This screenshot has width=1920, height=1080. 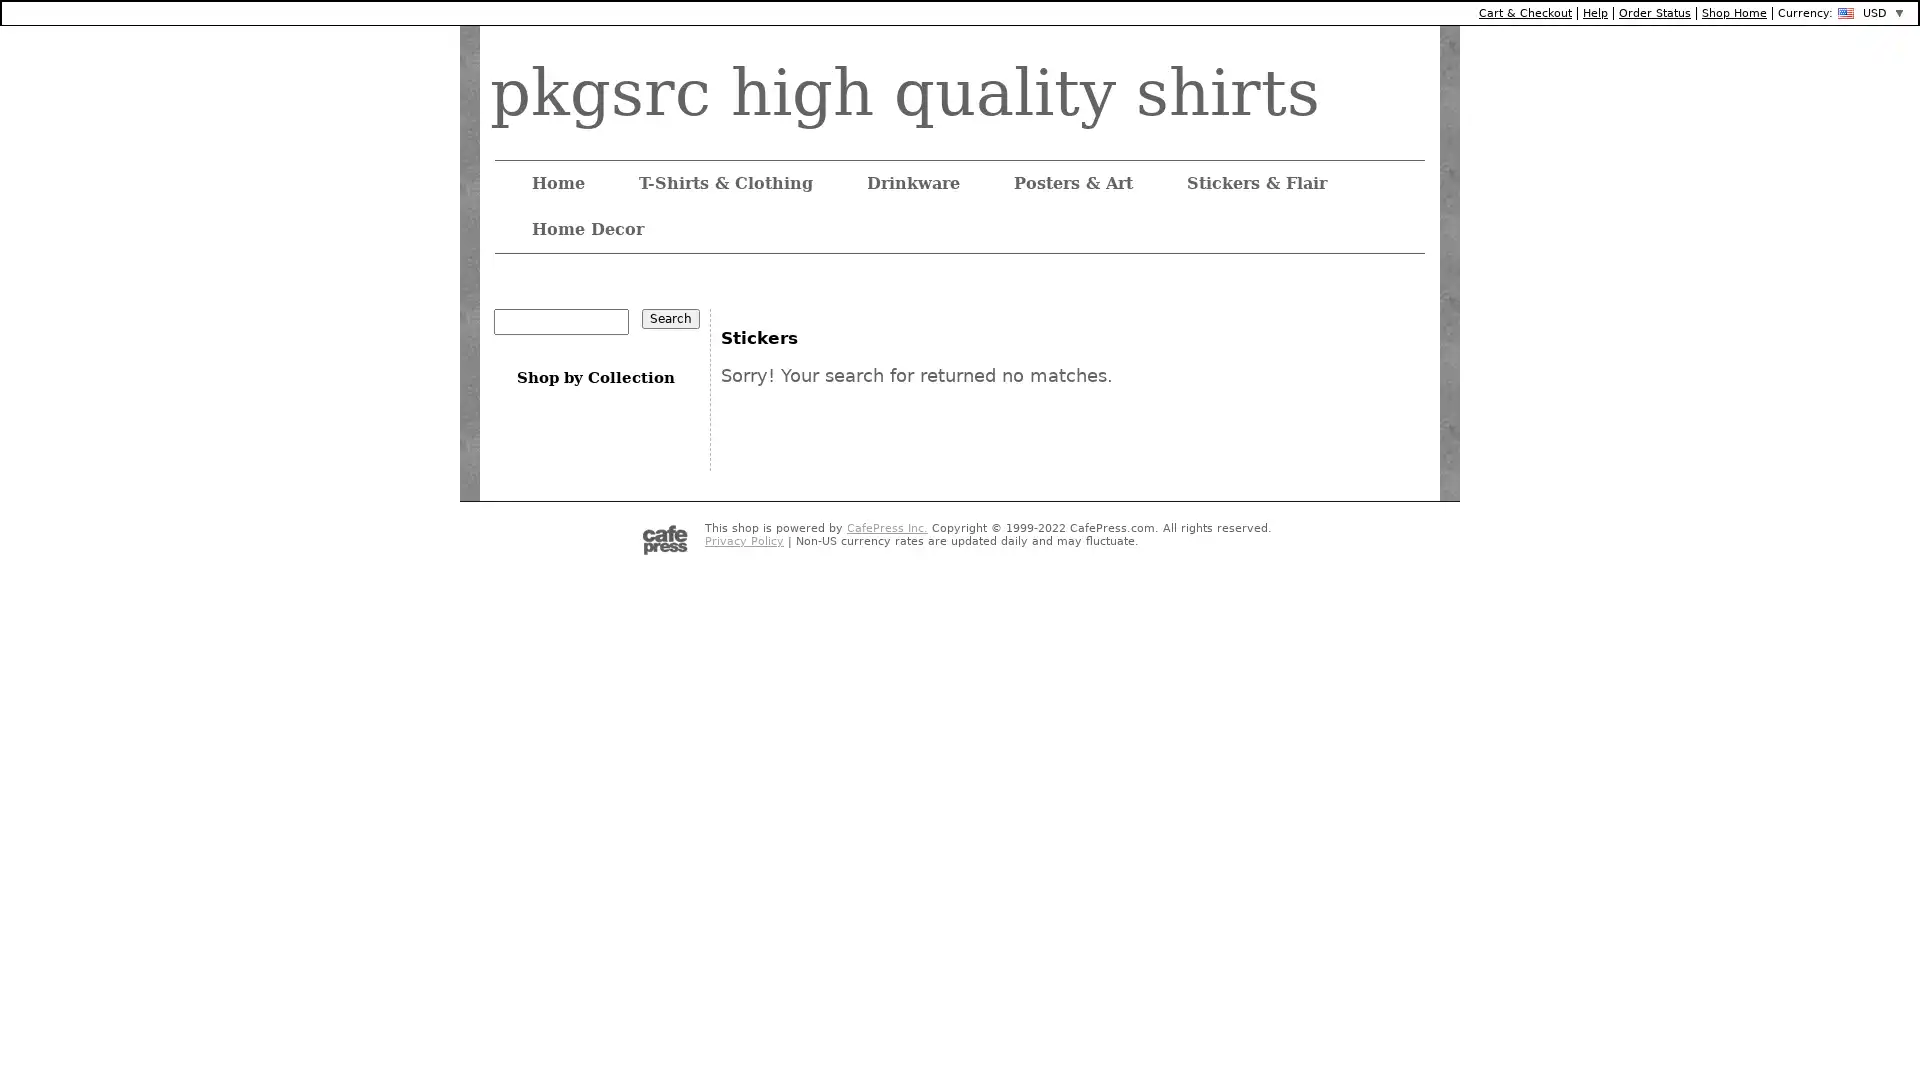 I want to click on Search, so click(x=671, y=318).